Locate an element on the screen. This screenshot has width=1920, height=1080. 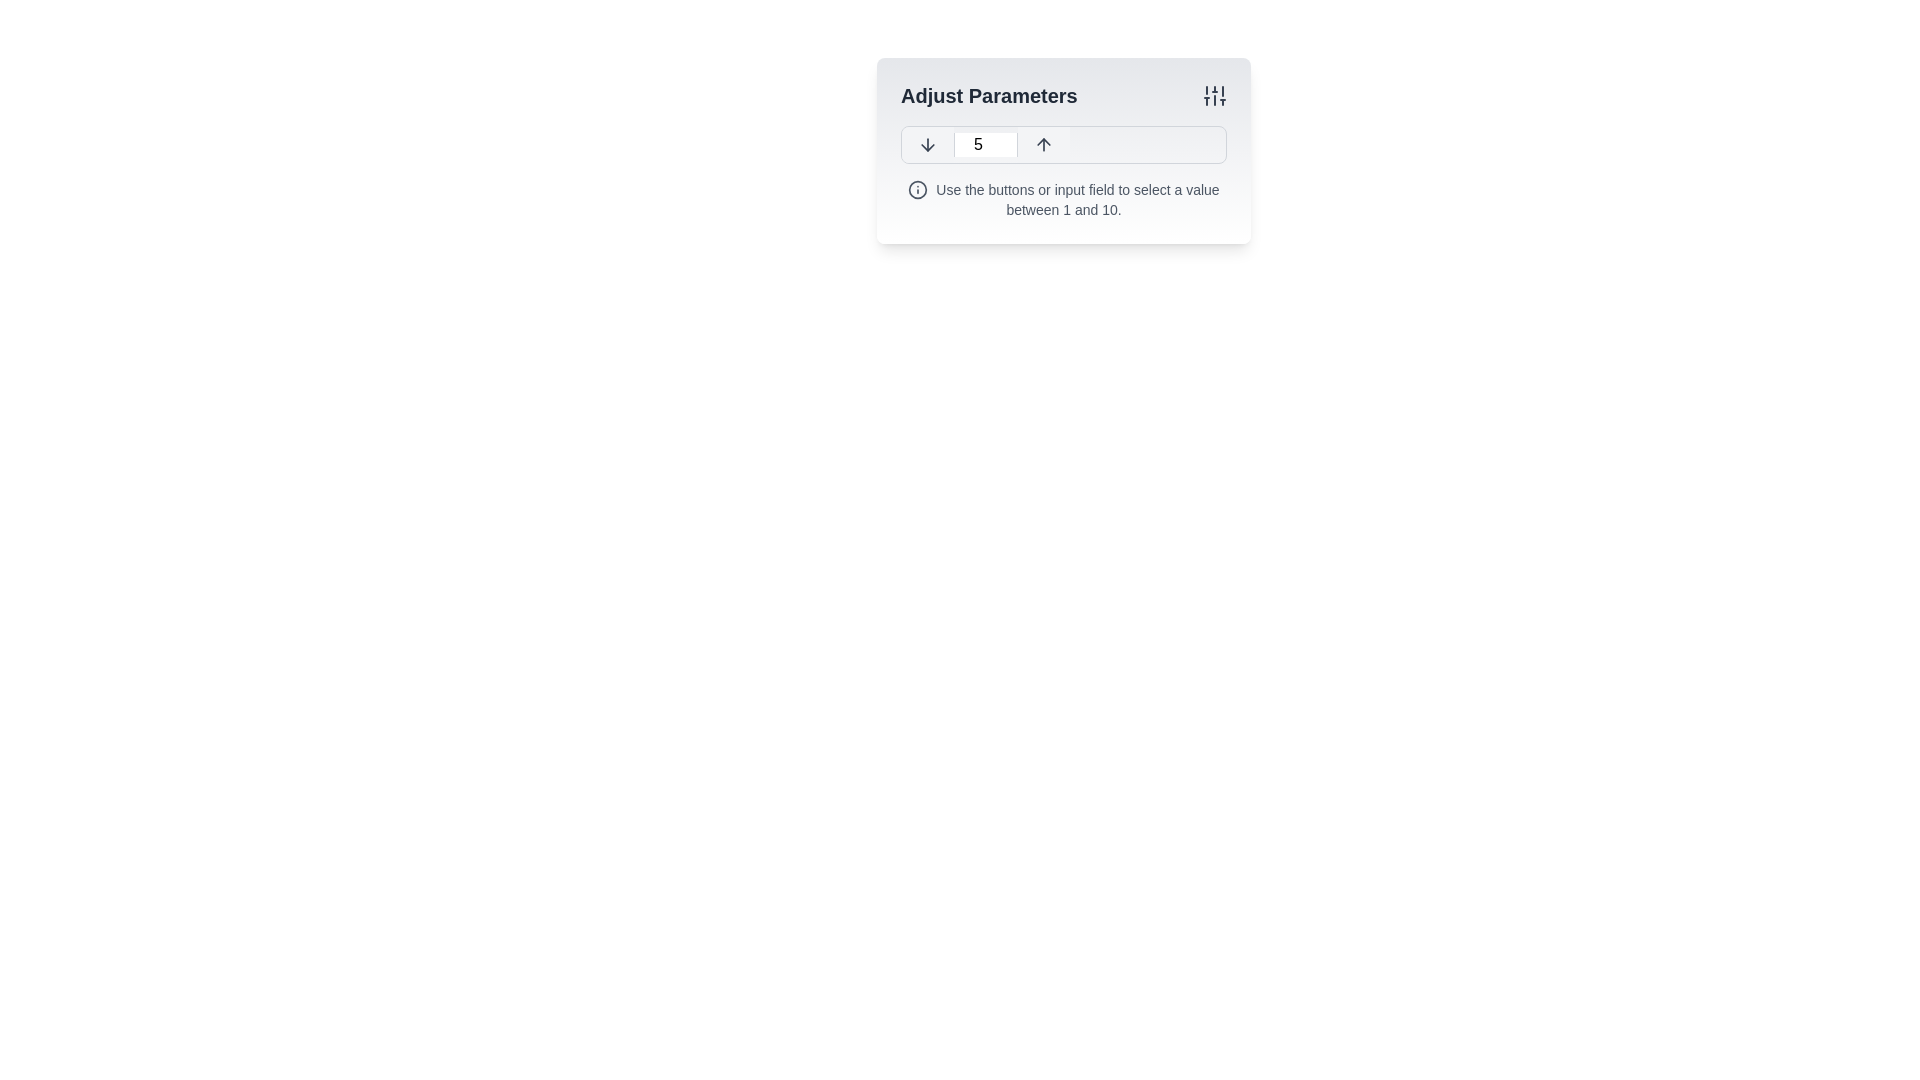
the upward-pointing arrow icon located within a button on the right side of the control panel to potentially reveal more details or states is located at coordinates (1042, 144).